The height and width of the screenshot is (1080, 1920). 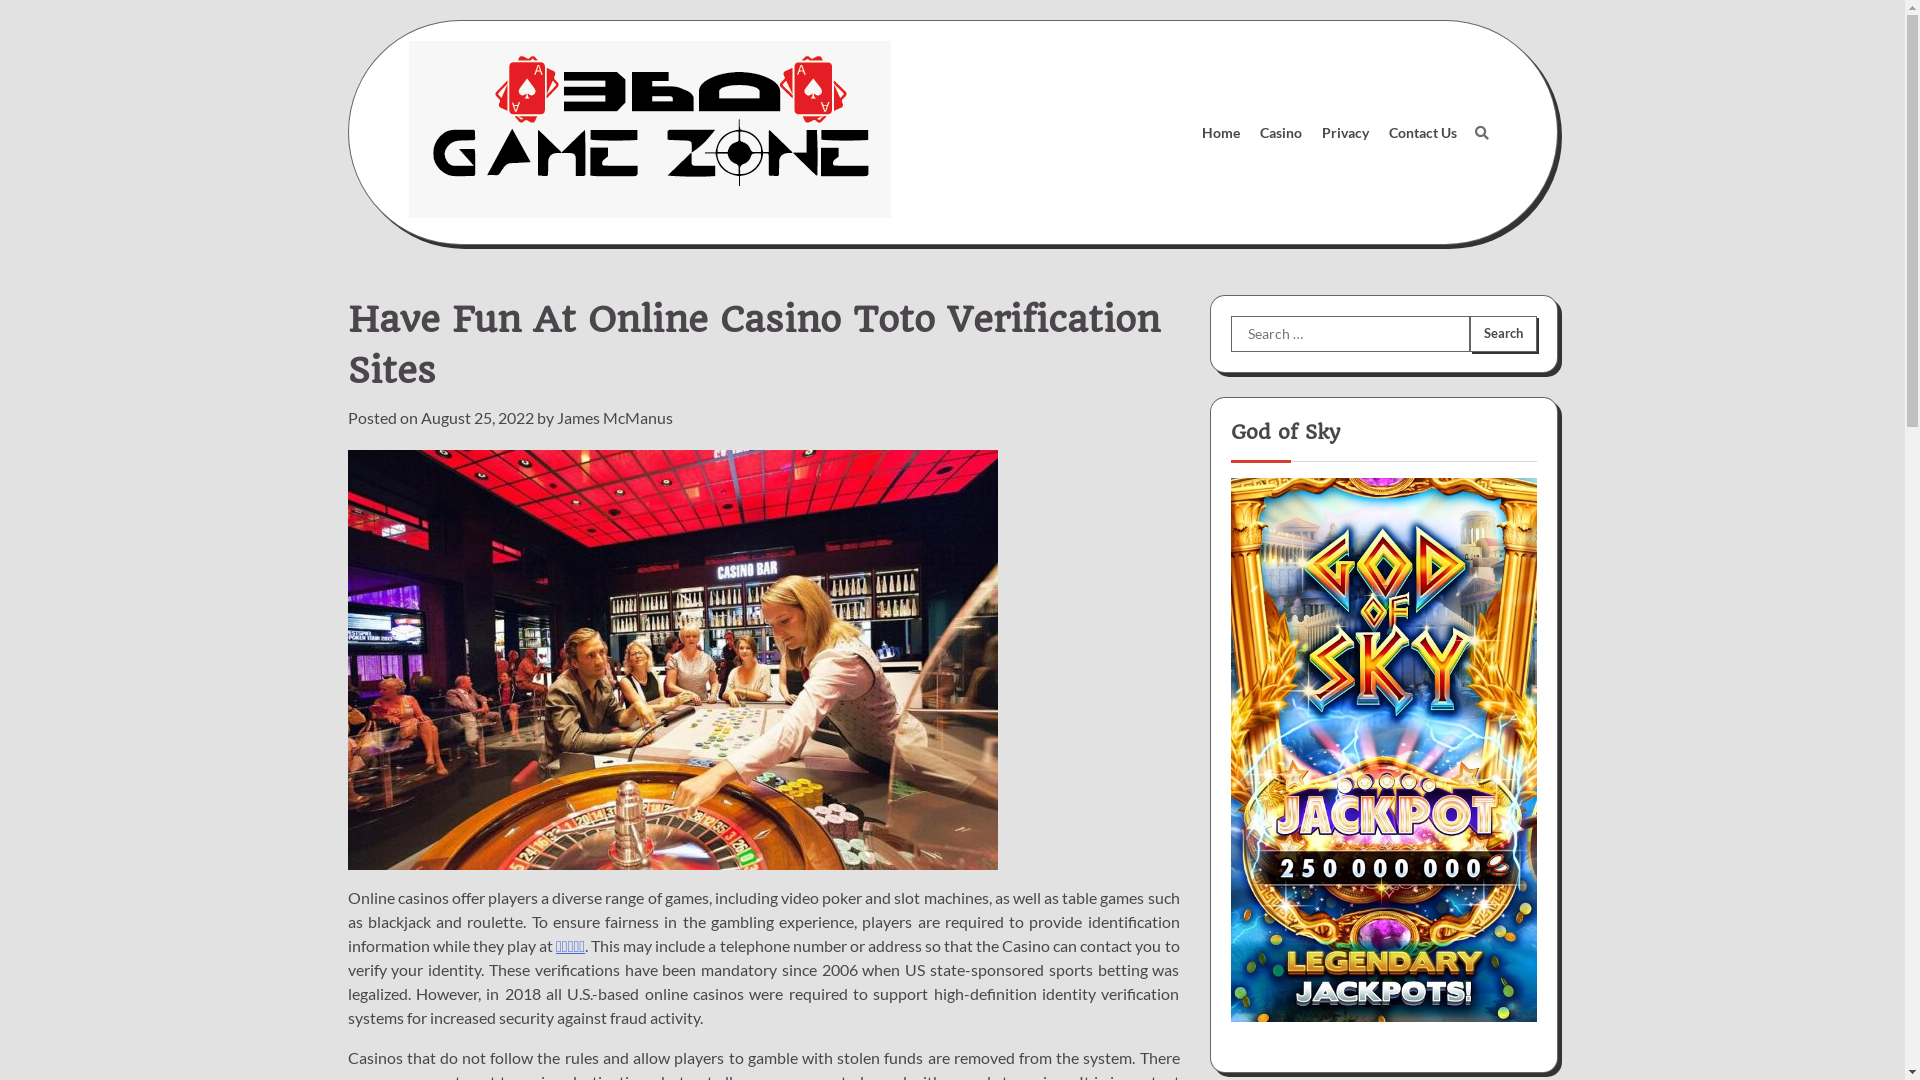 I want to click on 'James McManus', so click(x=613, y=416).